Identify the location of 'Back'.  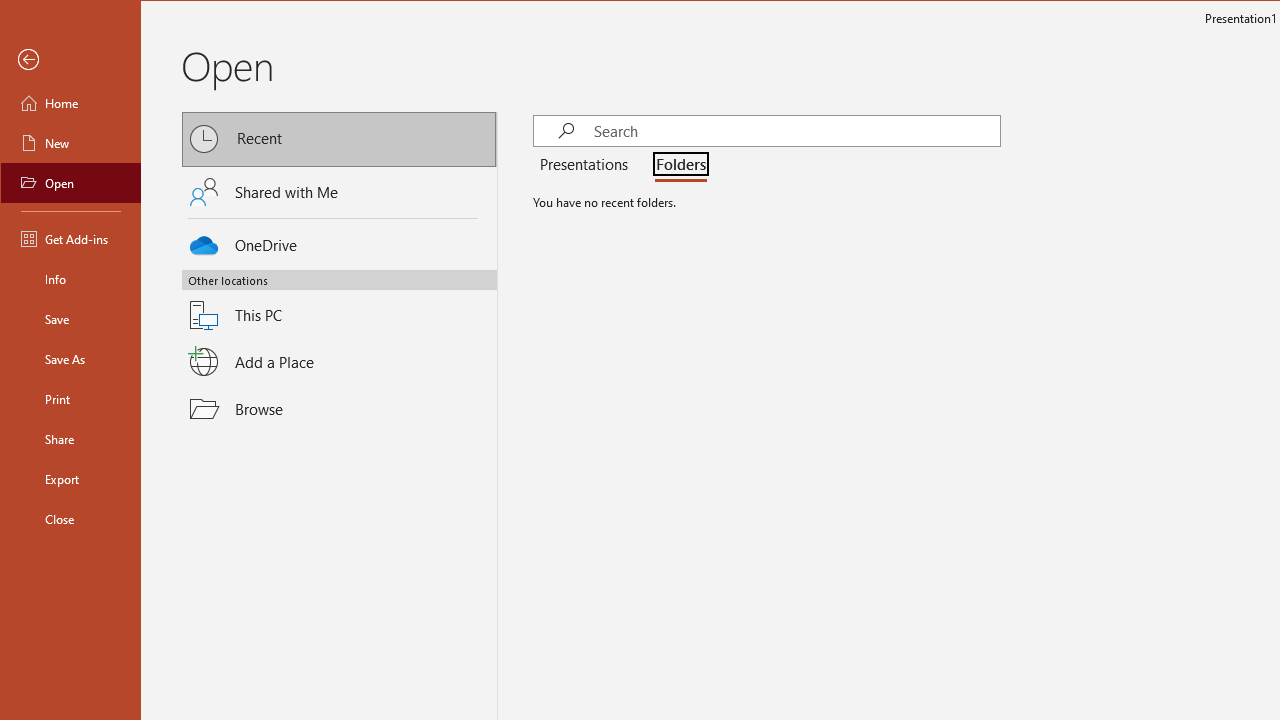
(71, 59).